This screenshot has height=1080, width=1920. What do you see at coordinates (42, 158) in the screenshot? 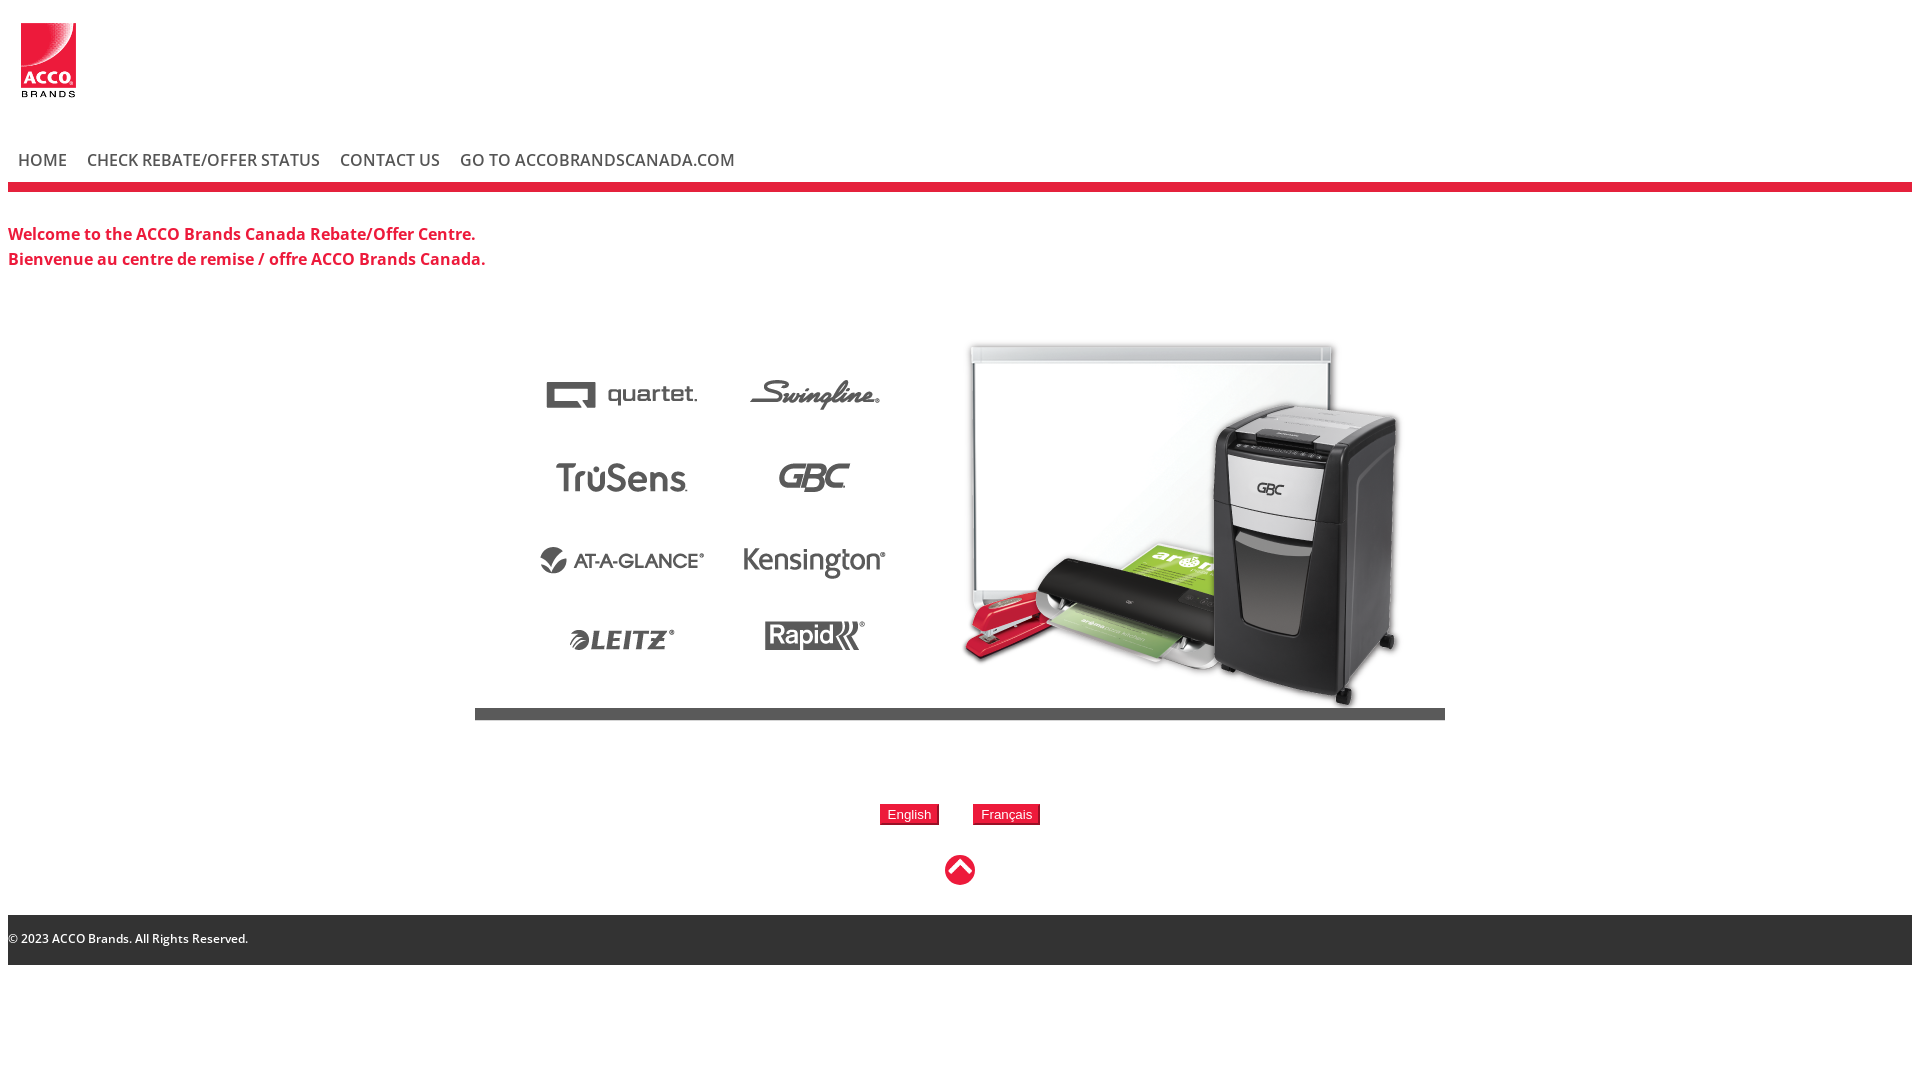
I see `'HOME'` at bounding box center [42, 158].